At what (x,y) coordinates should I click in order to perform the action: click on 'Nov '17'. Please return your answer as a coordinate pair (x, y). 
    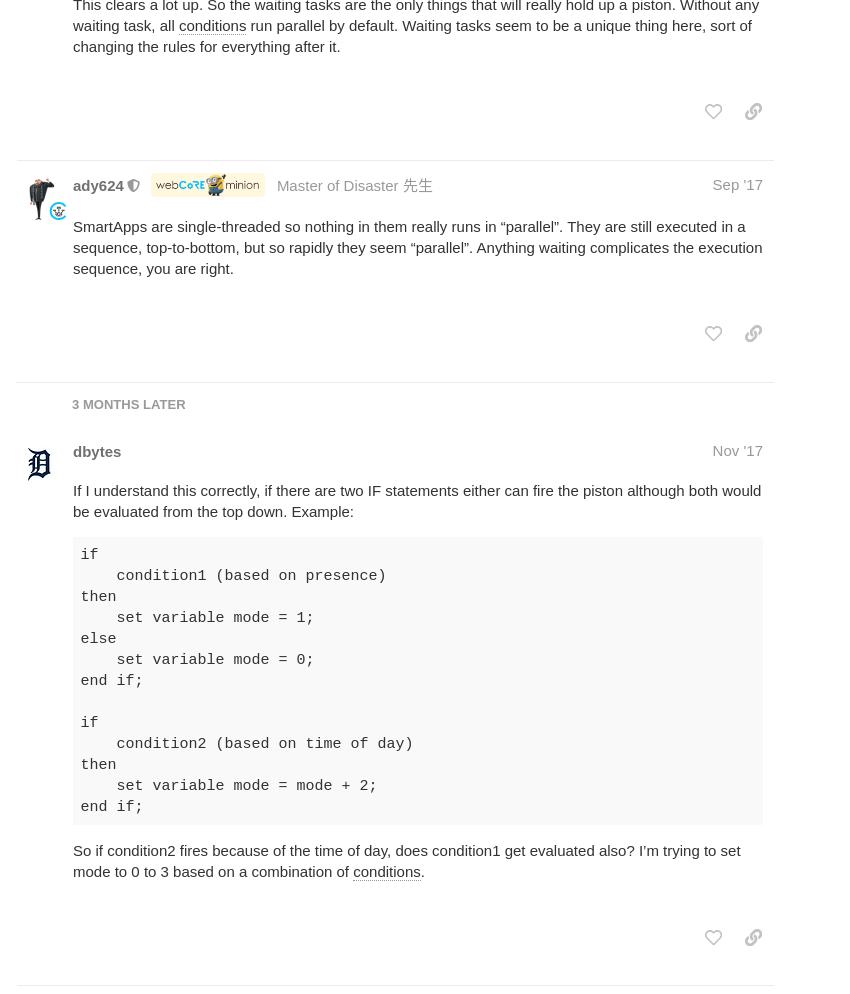
    Looking at the image, I should click on (737, 449).